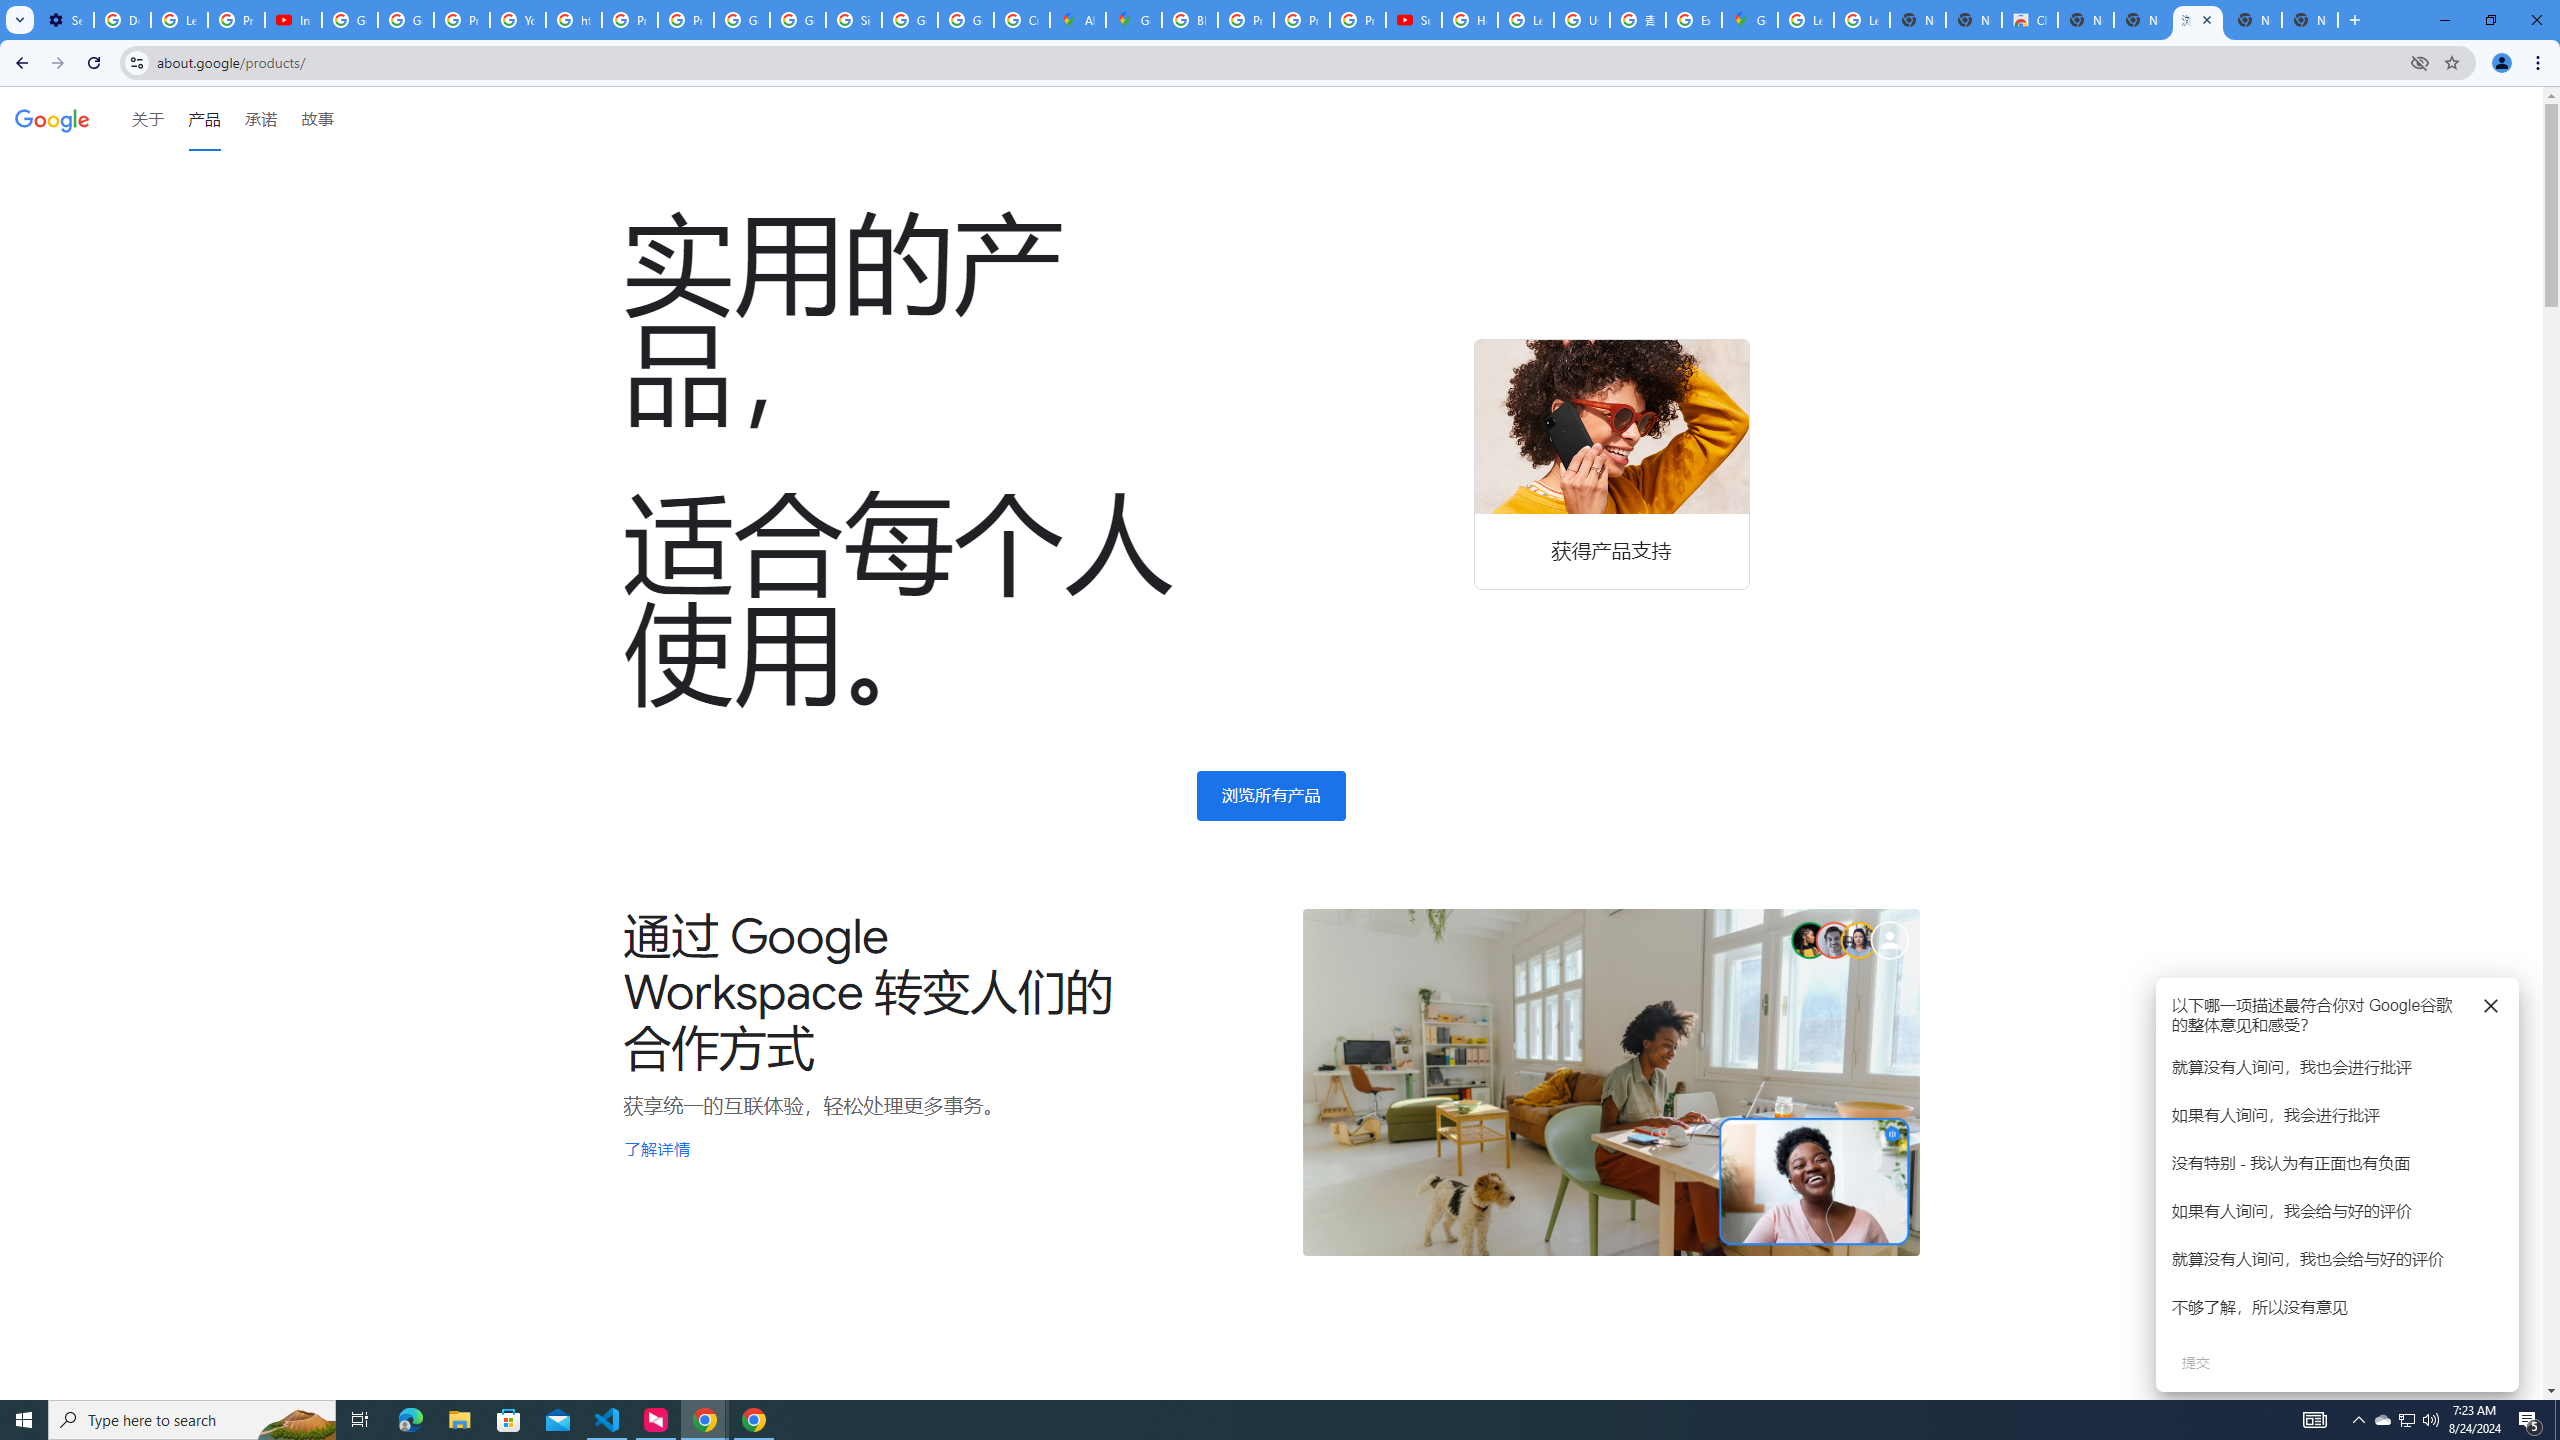 Image resolution: width=2560 pixels, height=1440 pixels. Describe the element at coordinates (293, 19) in the screenshot. I see `'Introduction | Google Privacy Policy - YouTube'` at that location.